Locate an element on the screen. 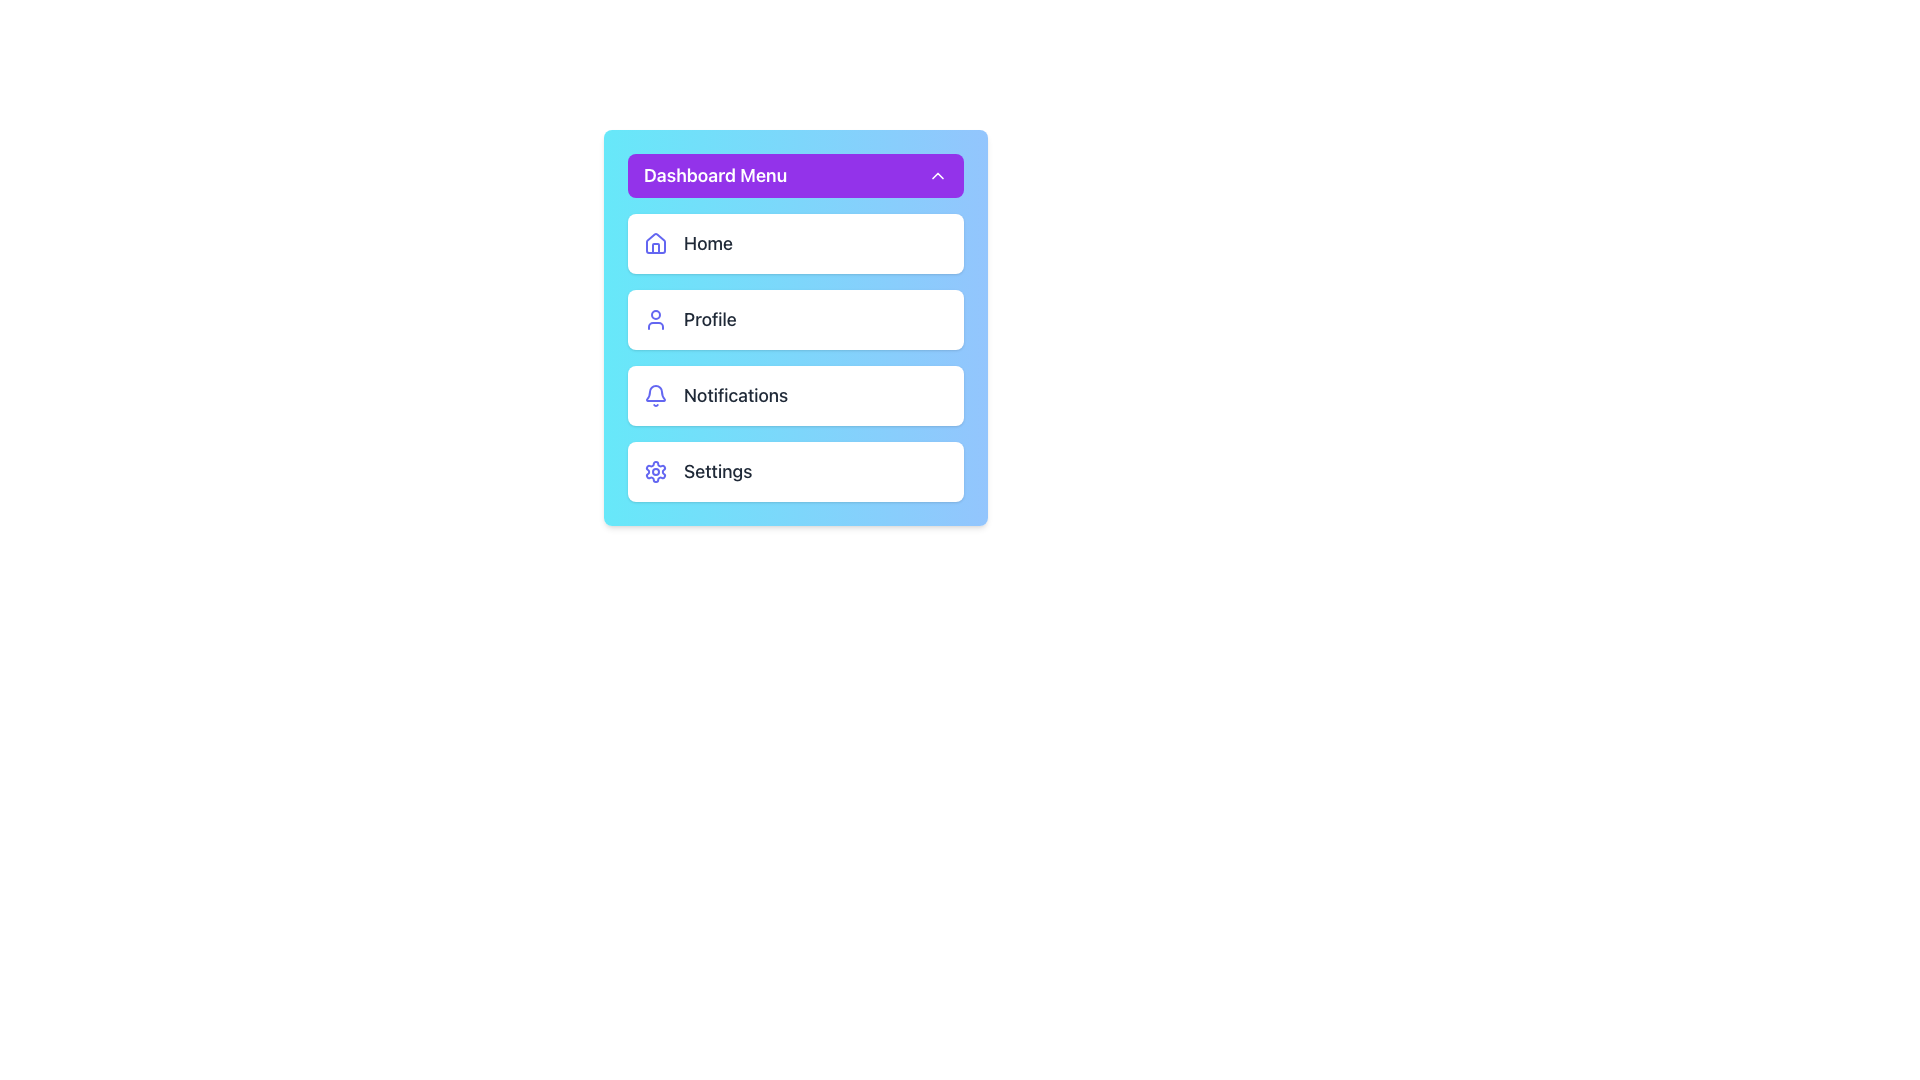 Image resolution: width=1920 pixels, height=1080 pixels. 'Profile' text label, which is displayed in bold, medium-sized dark gray font to understand its purpose is located at coordinates (710, 319).